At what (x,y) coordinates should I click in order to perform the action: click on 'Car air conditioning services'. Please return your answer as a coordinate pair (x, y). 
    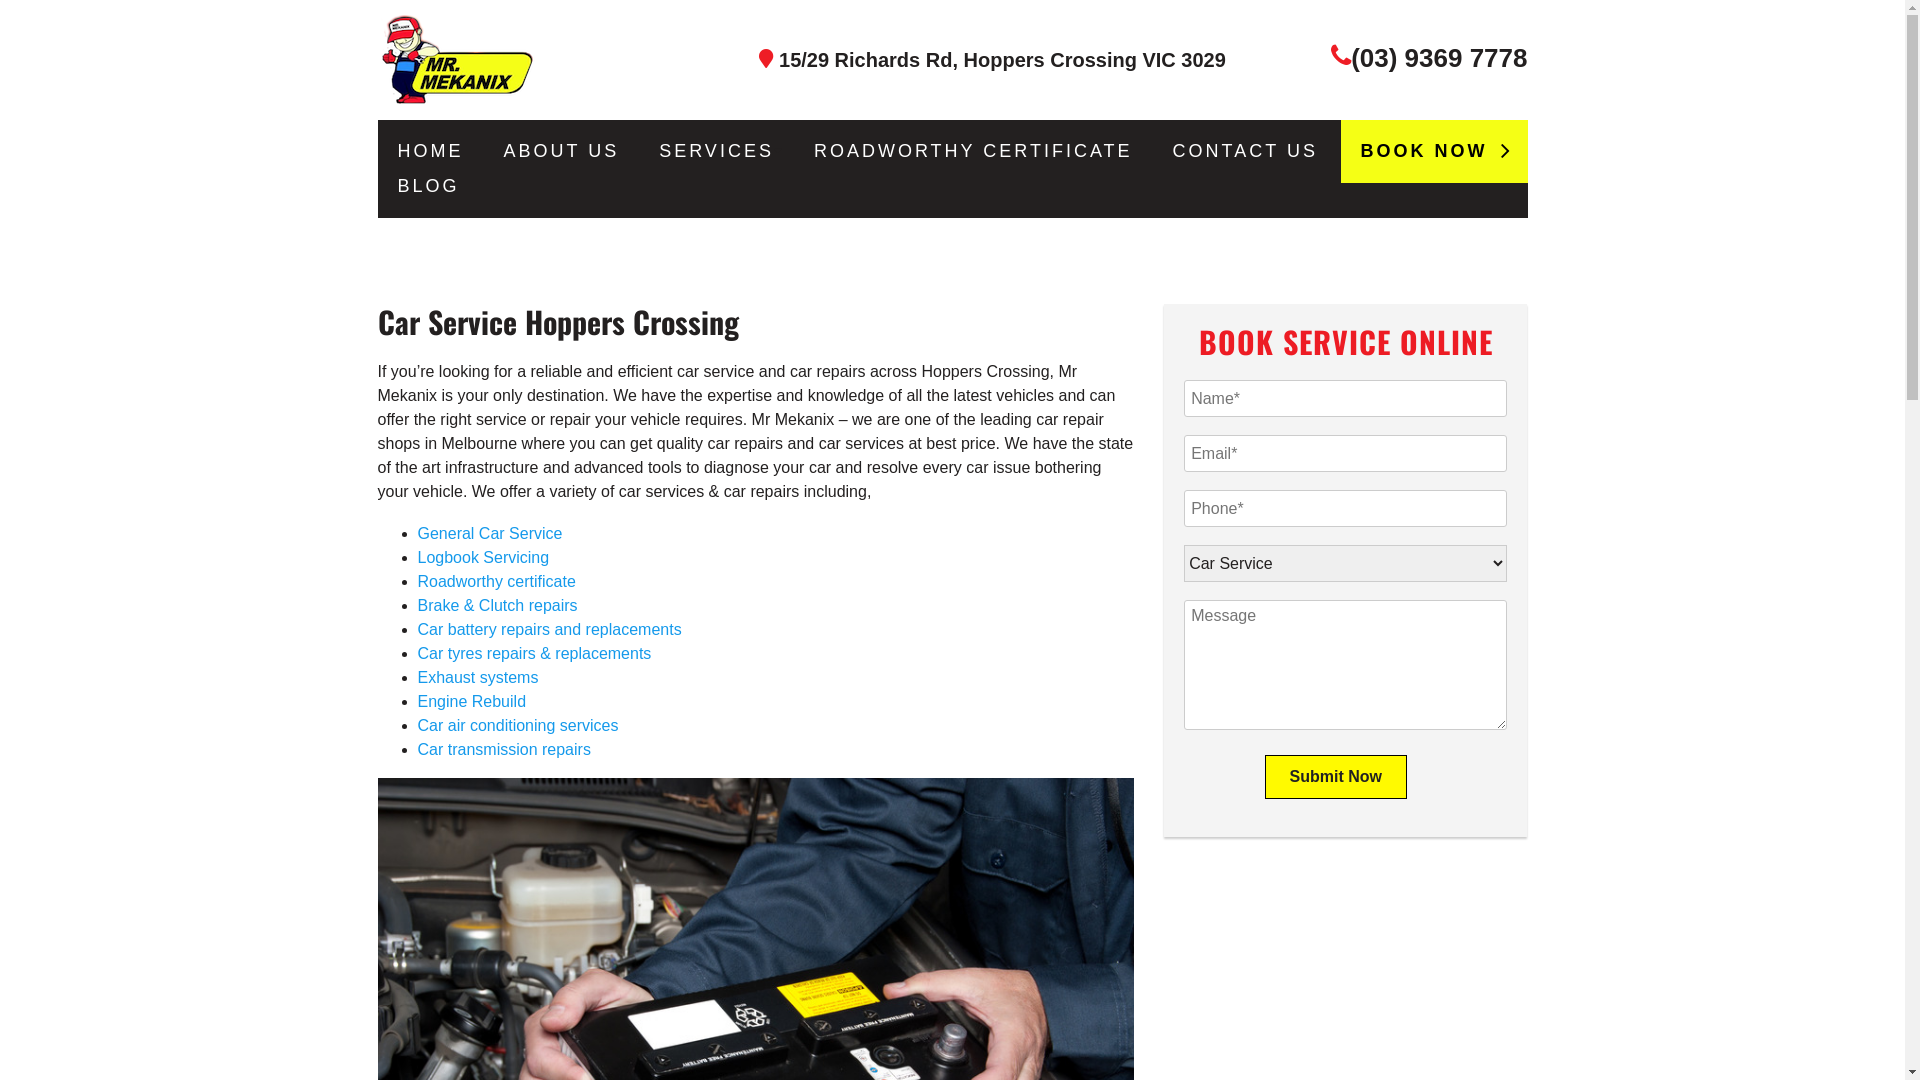
    Looking at the image, I should click on (416, 725).